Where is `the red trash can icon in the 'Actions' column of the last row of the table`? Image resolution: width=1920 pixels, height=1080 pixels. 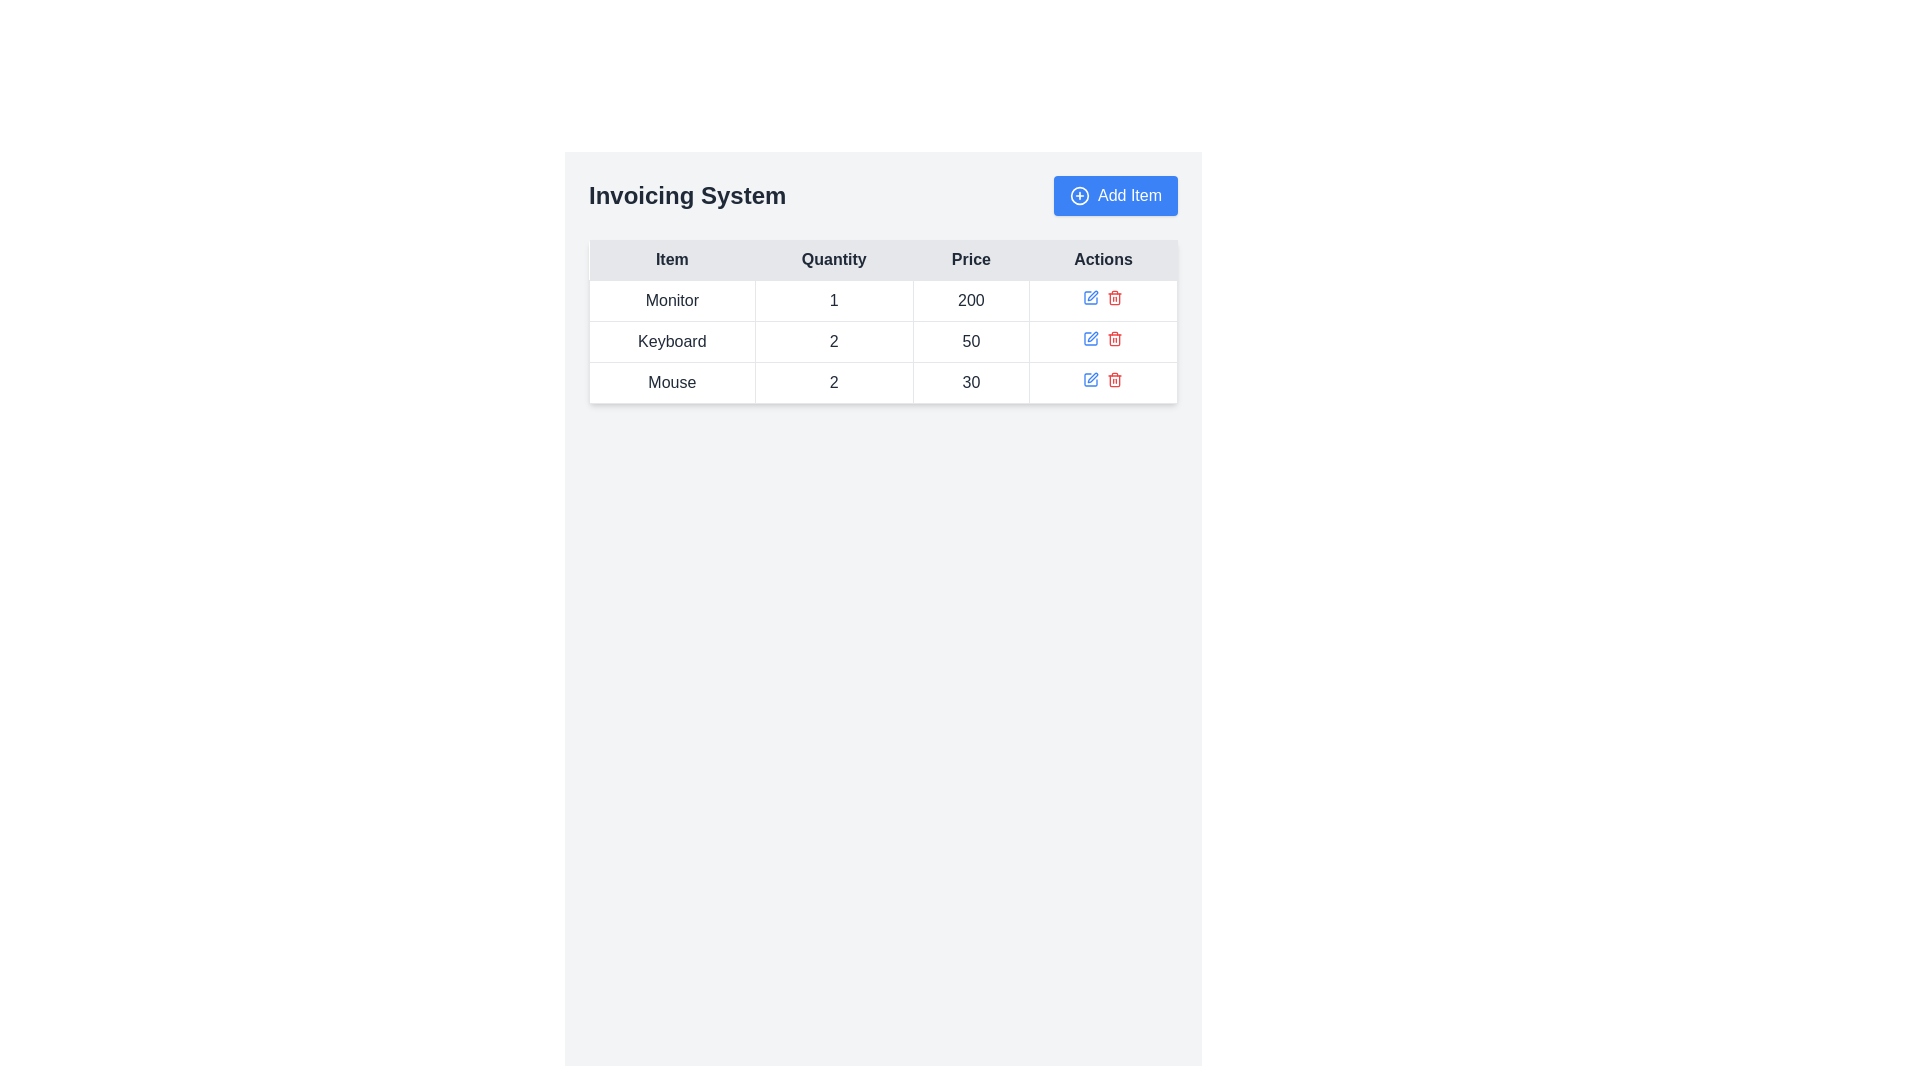 the red trash can icon in the 'Actions' column of the last row of the table is located at coordinates (1114, 380).